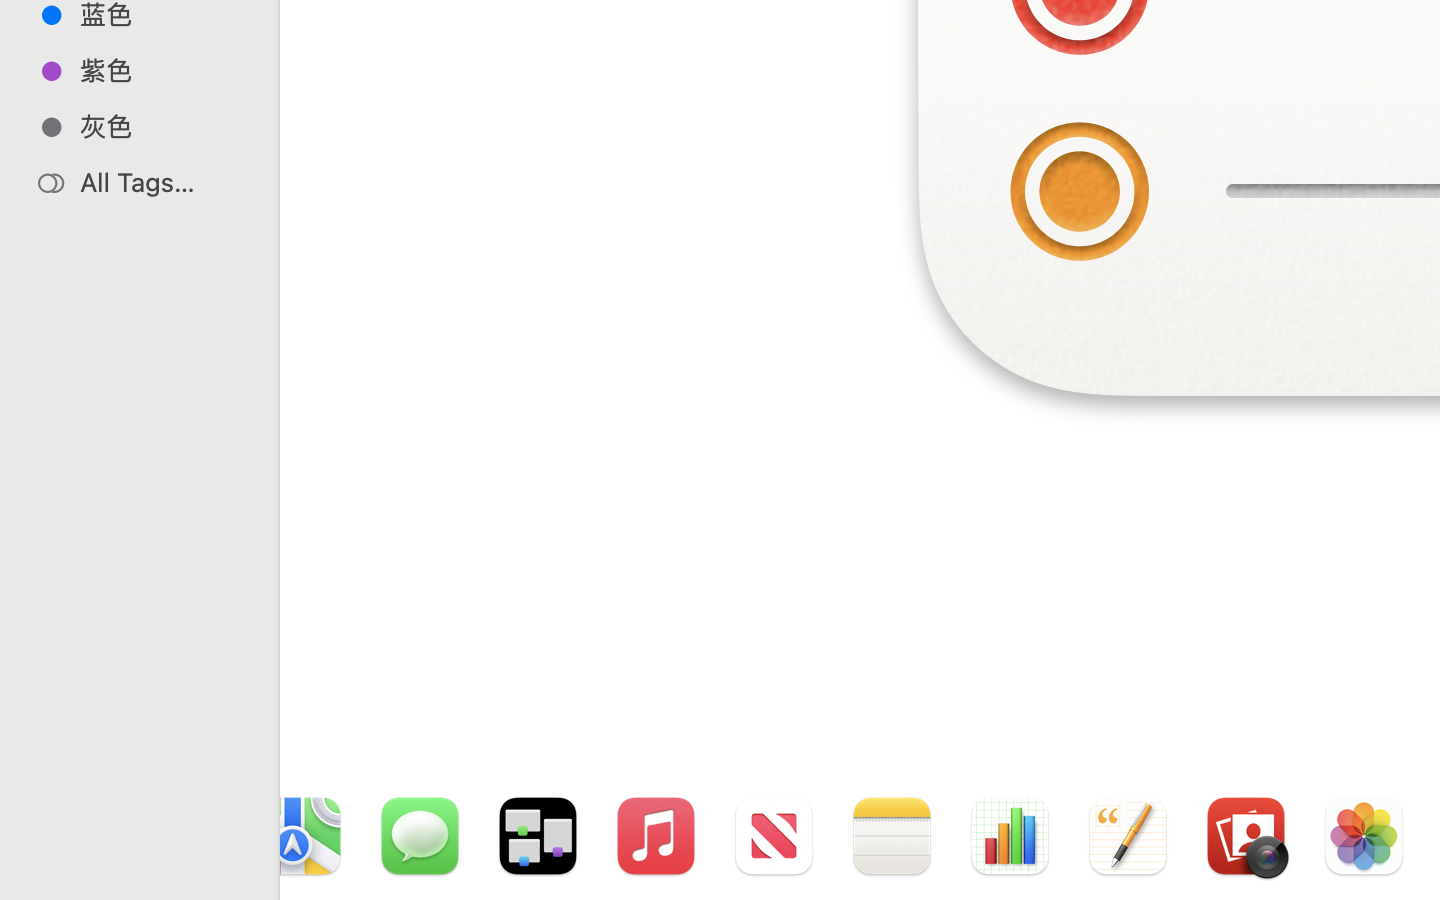 This screenshot has height=900, width=1440. I want to click on 'All Tags…', so click(159, 181).